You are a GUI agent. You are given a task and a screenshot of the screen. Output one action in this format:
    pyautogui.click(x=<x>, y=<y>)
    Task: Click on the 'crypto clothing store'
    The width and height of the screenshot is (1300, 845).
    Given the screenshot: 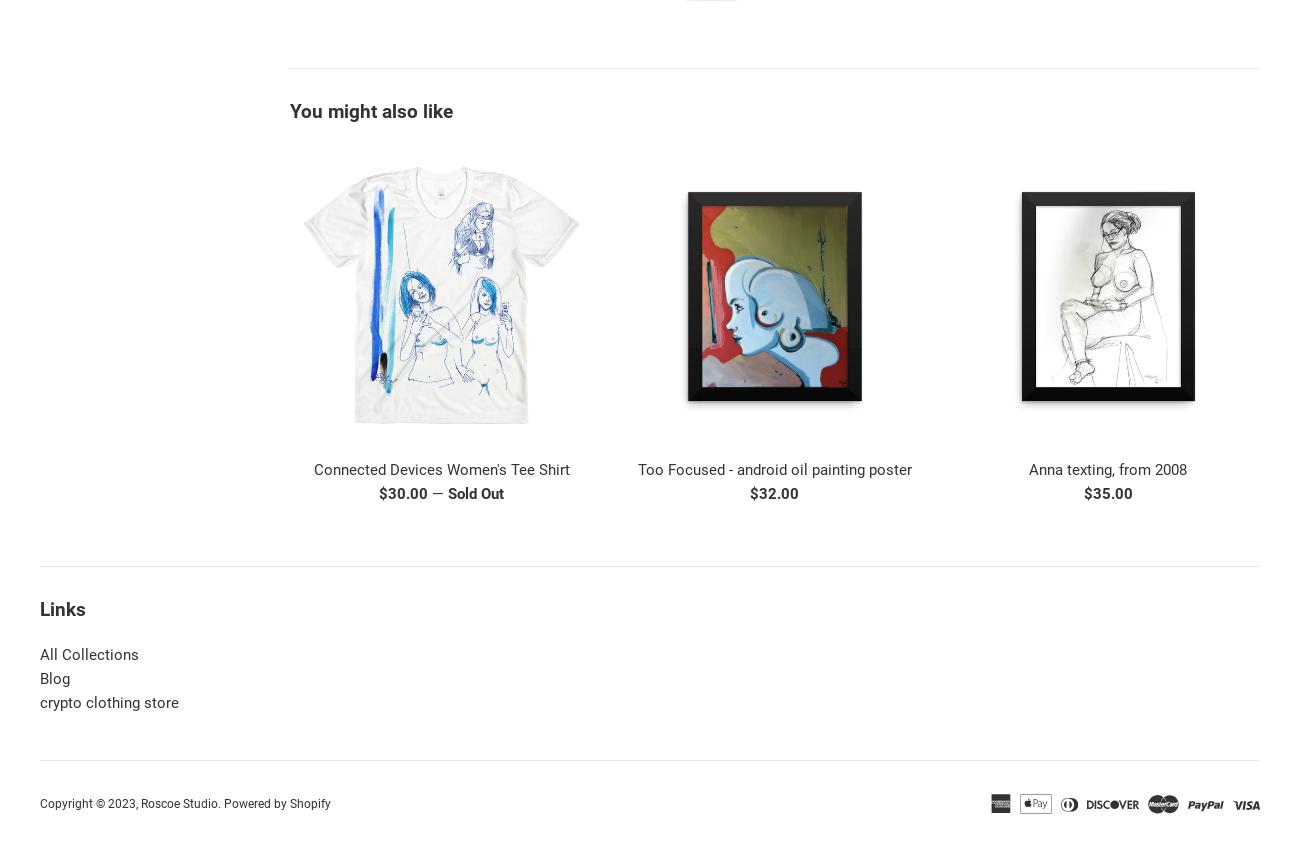 What is the action you would take?
    pyautogui.click(x=108, y=701)
    